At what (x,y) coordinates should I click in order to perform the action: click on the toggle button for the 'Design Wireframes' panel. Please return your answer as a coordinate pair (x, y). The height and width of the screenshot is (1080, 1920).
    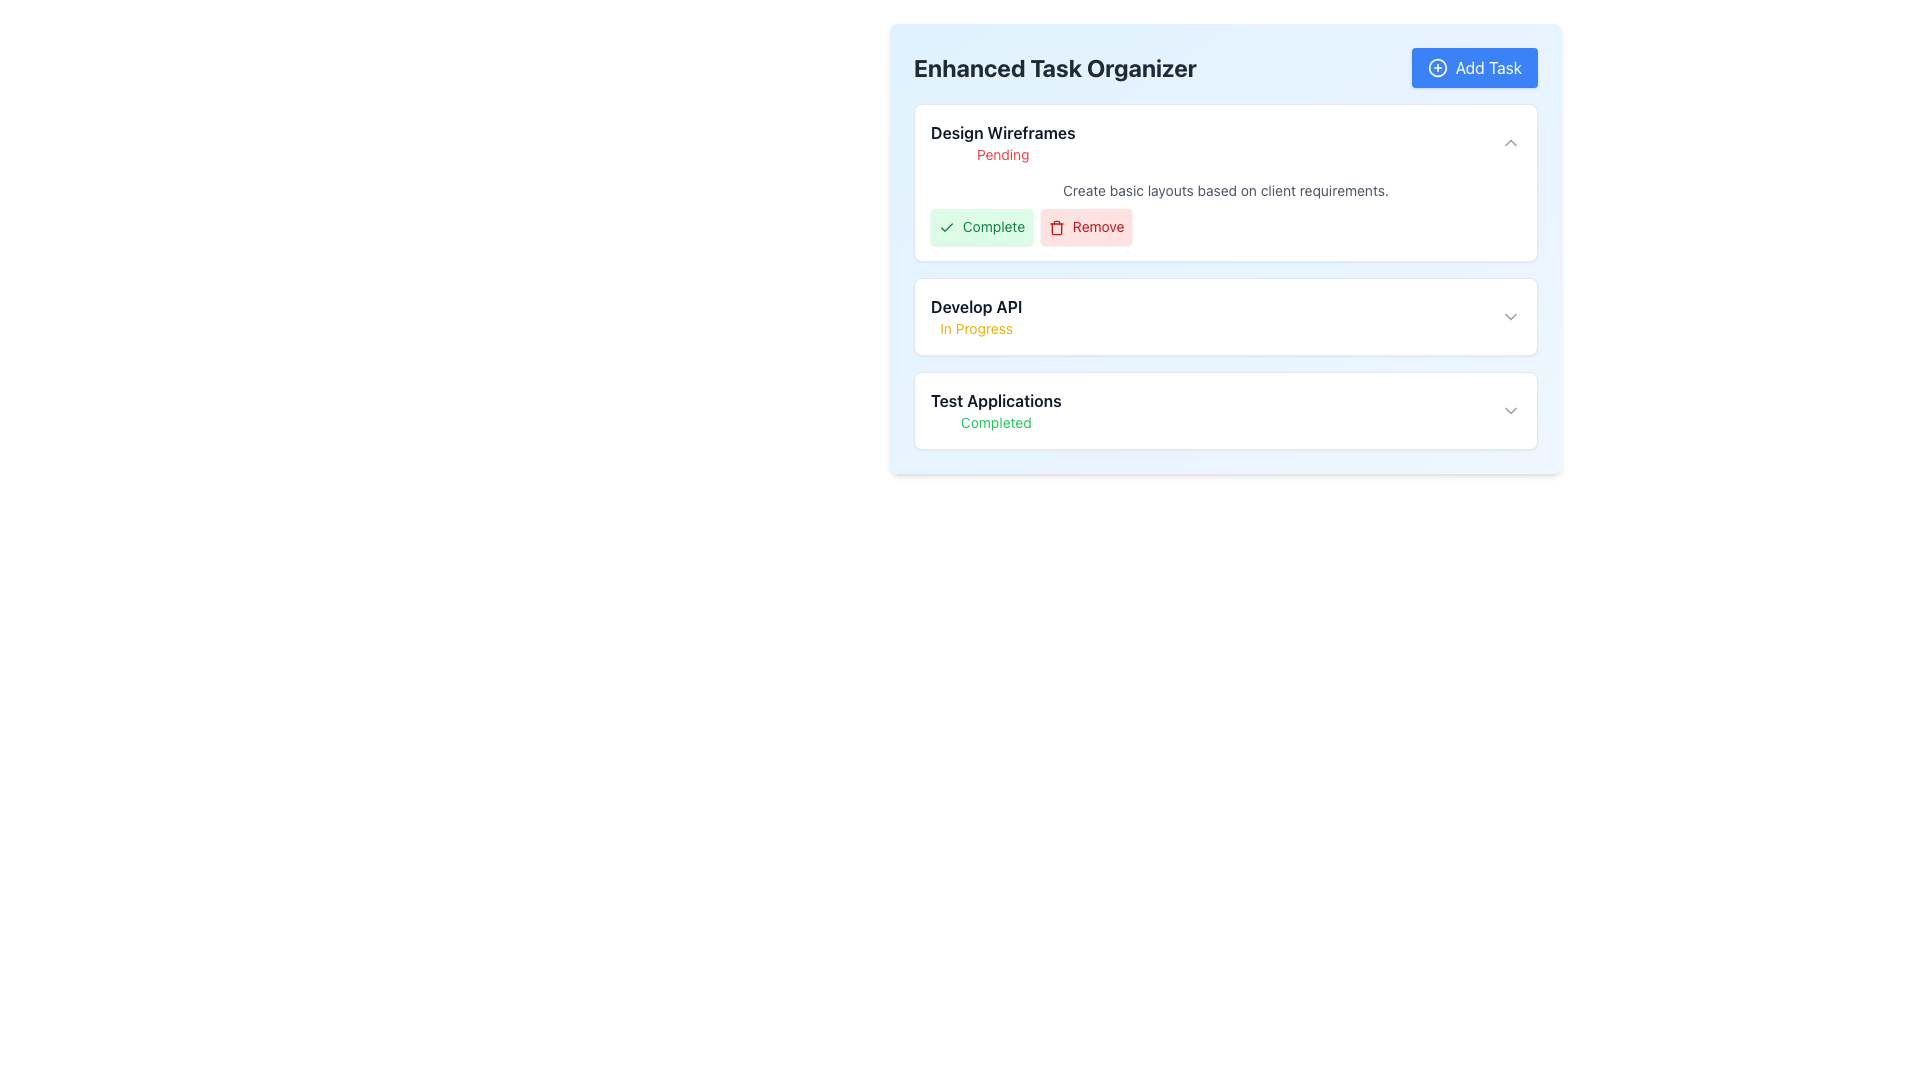
    Looking at the image, I should click on (1511, 141).